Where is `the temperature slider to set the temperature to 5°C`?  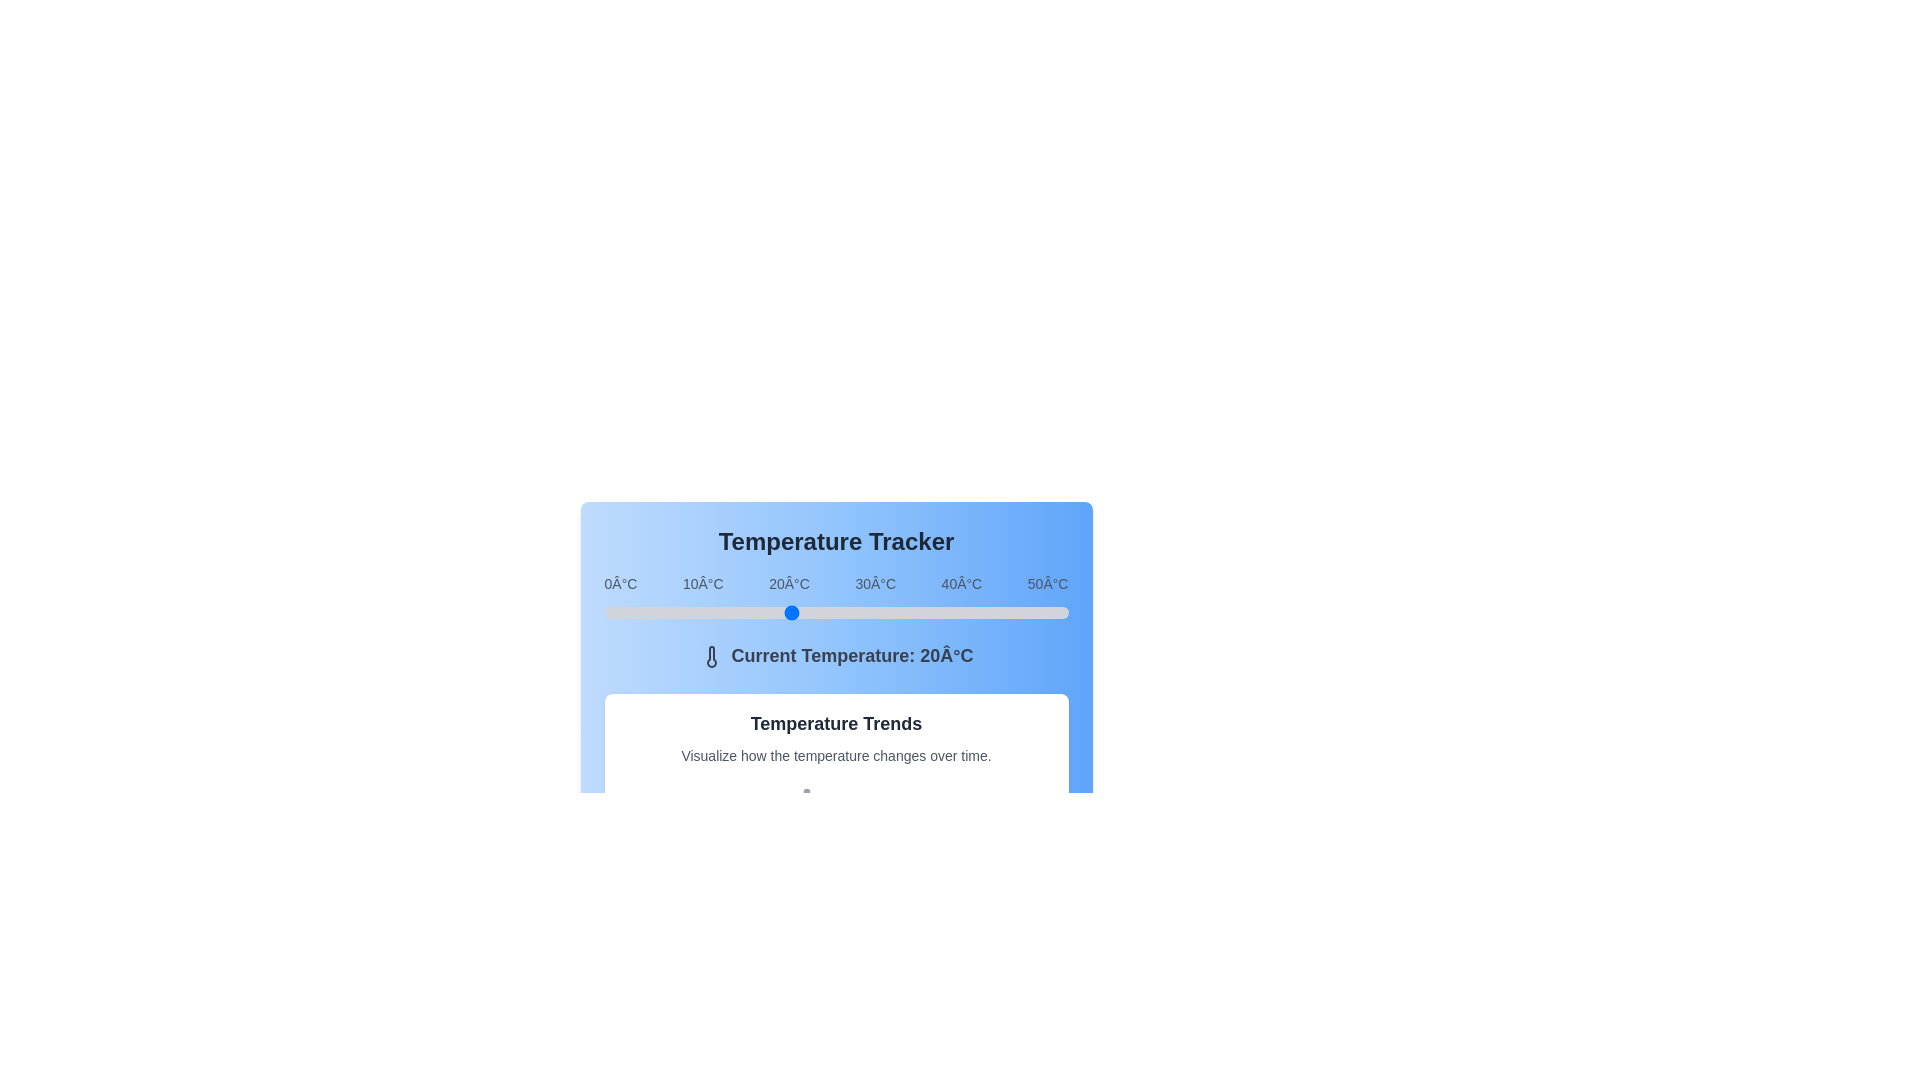 the temperature slider to set the temperature to 5°C is located at coordinates (650, 612).